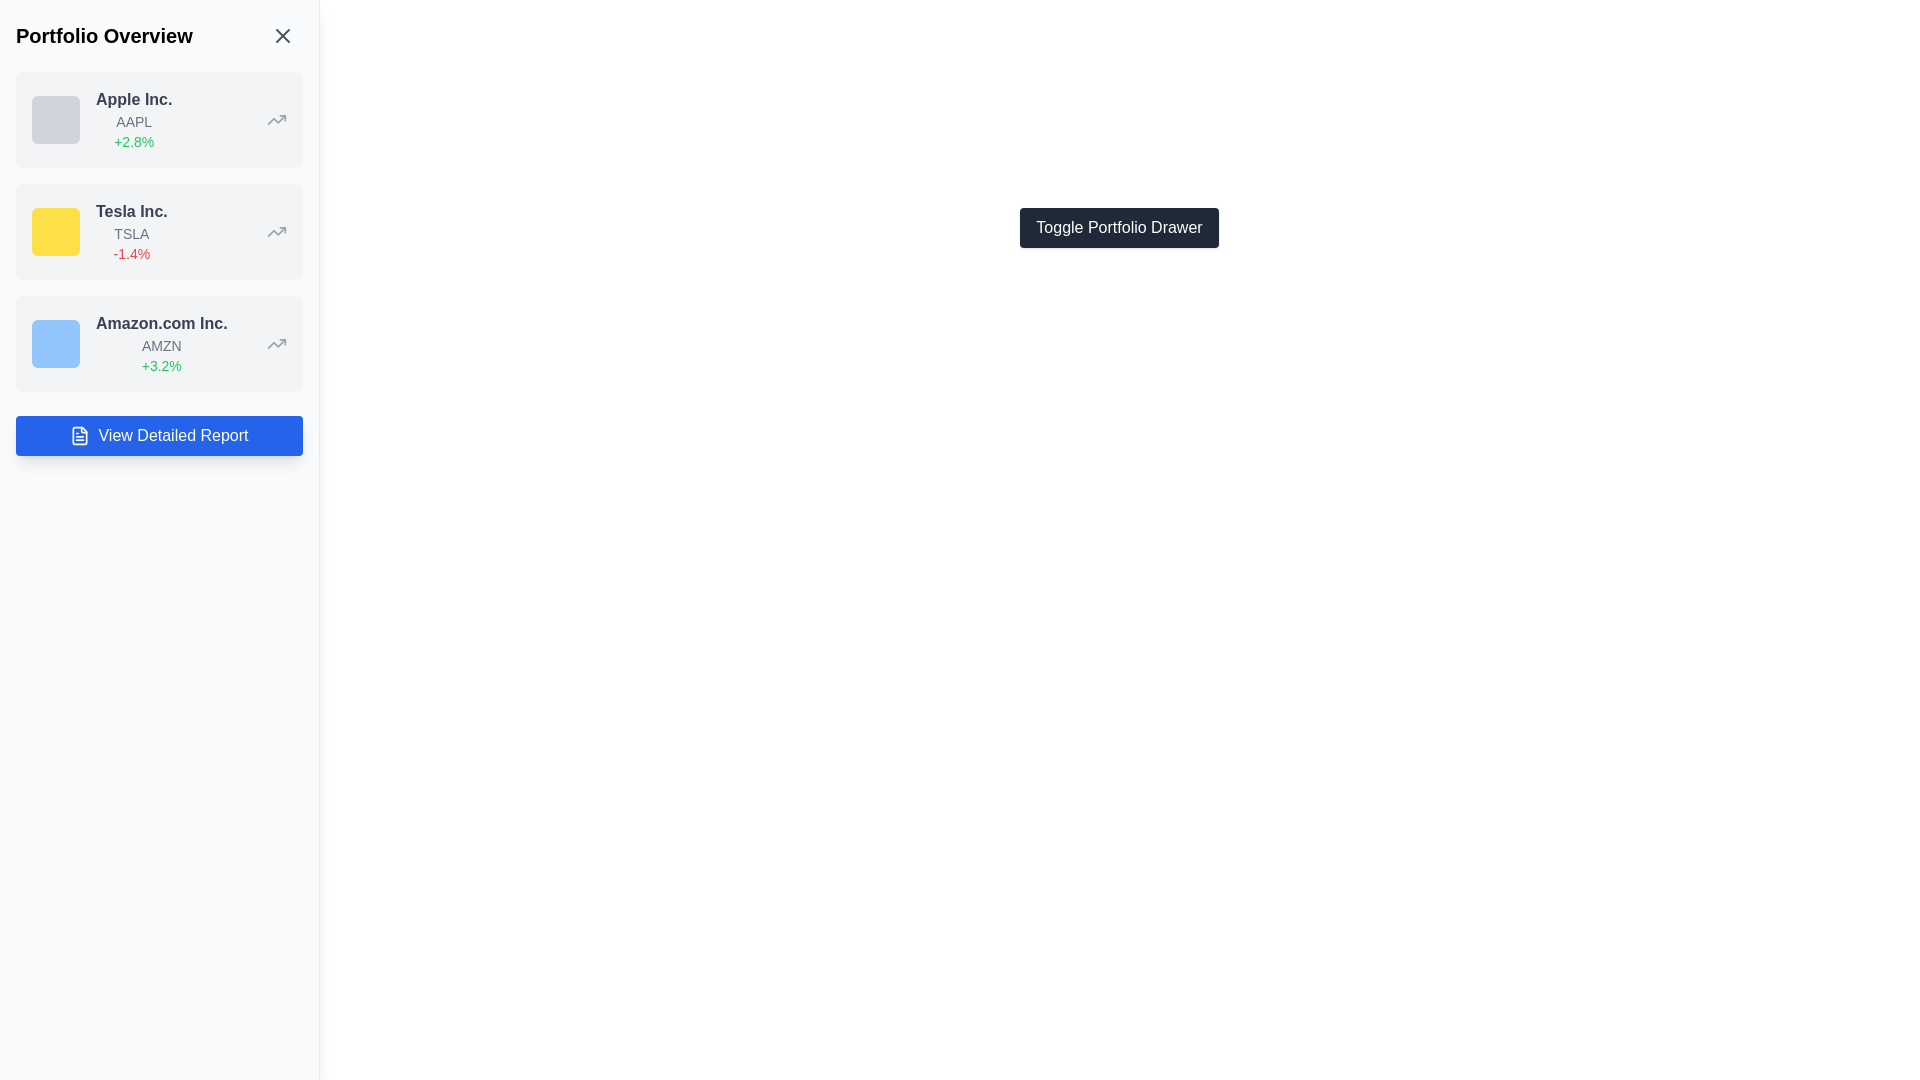 The image size is (1920, 1080). What do you see at coordinates (173, 434) in the screenshot?
I see `the button located at the bottom of the left-aligned panel labeled 'Portfolio Overview'` at bounding box center [173, 434].